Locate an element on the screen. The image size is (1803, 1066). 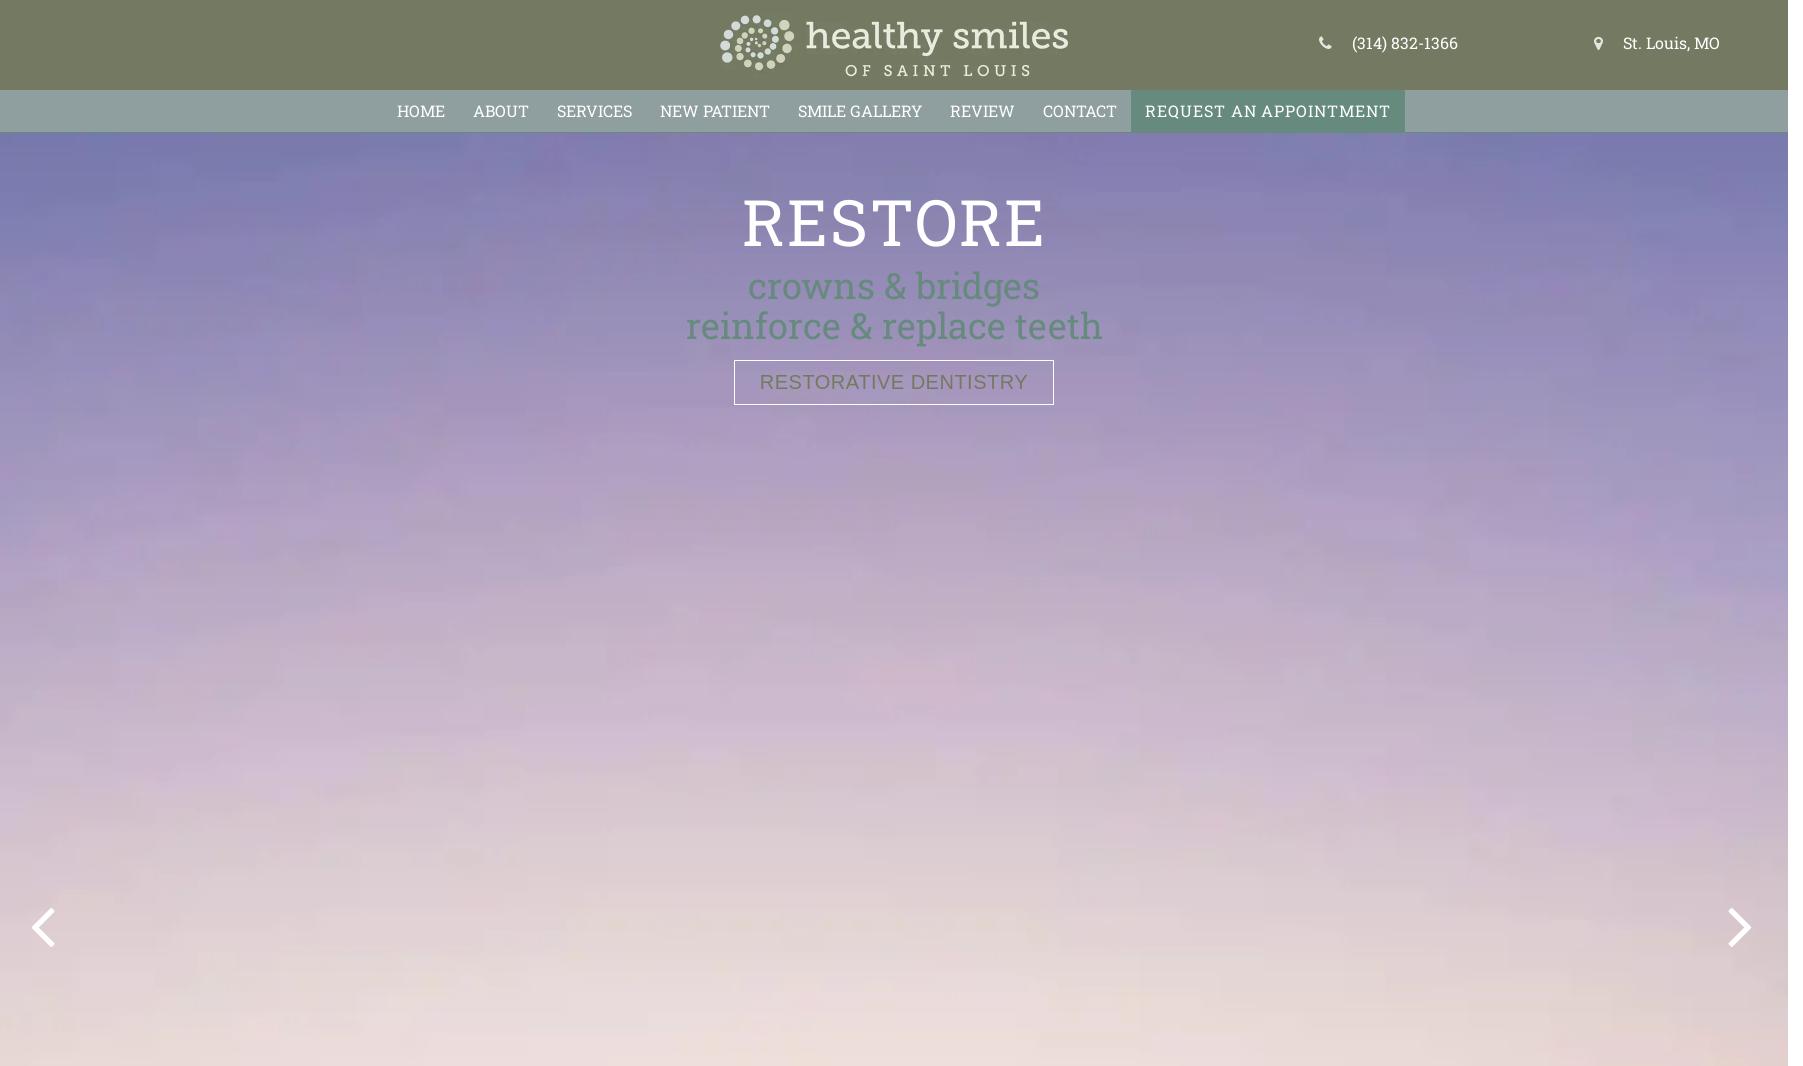
'Esthetic Dentistry' is located at coordinates (892, 381).